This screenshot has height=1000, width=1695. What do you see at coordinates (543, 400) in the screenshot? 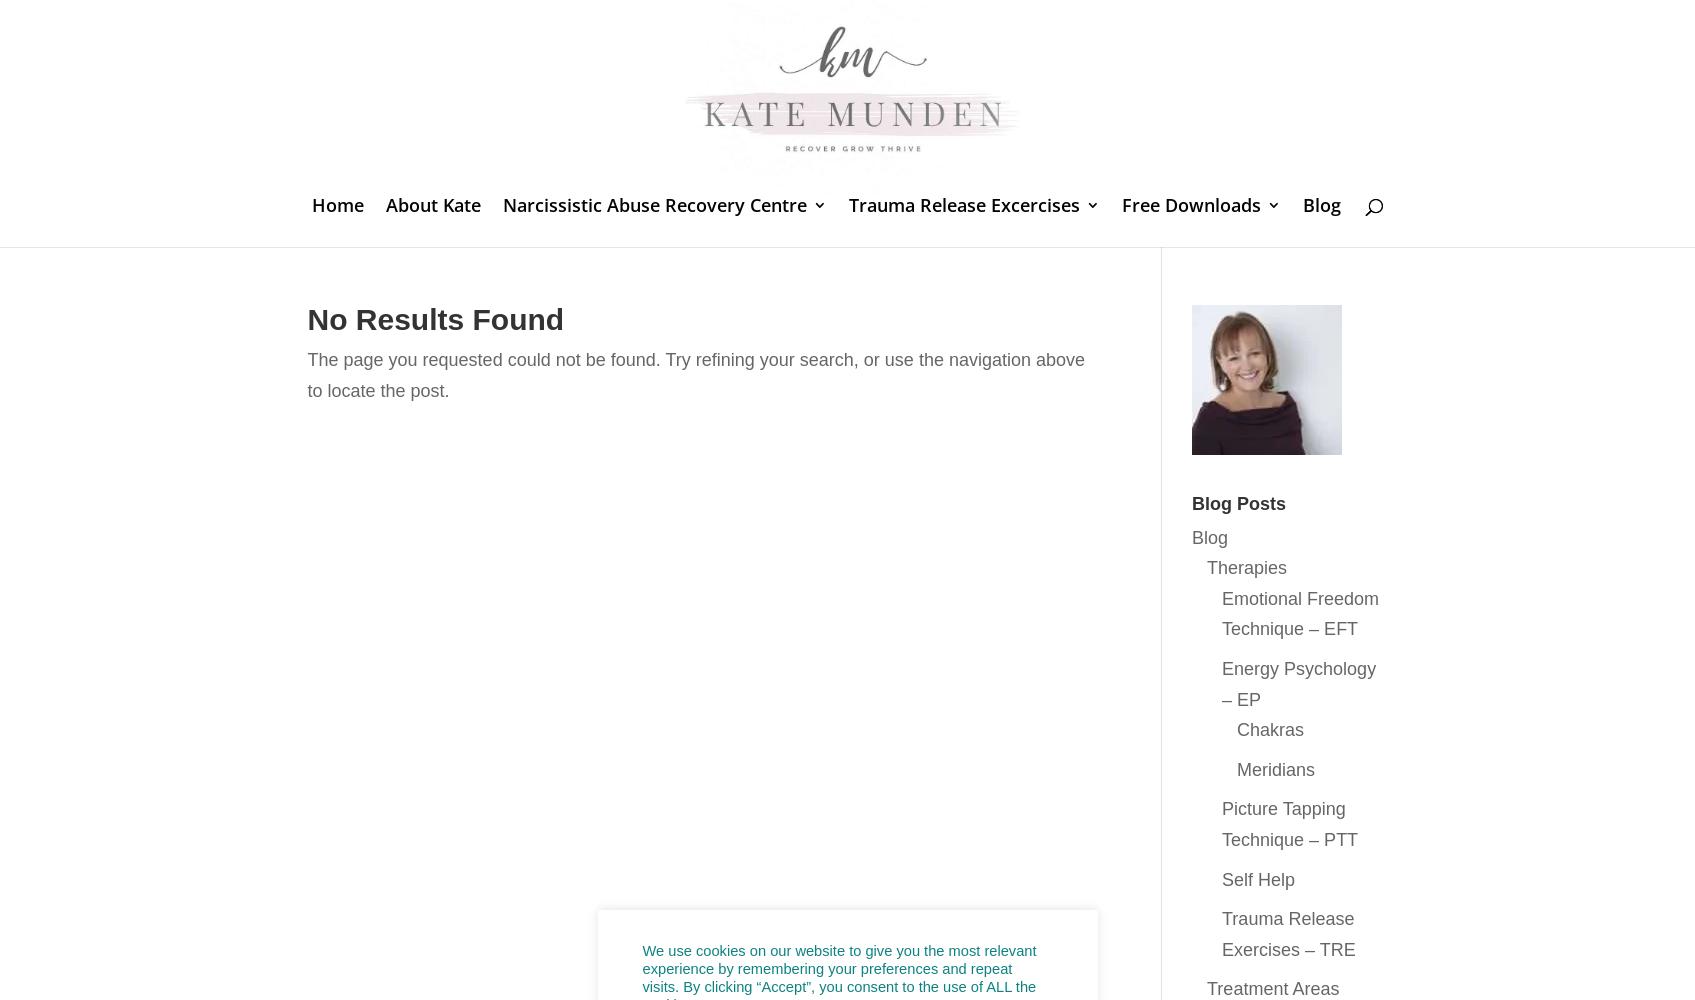
I see `'What is Gaslighting?'` at bounding box center [543, 400].